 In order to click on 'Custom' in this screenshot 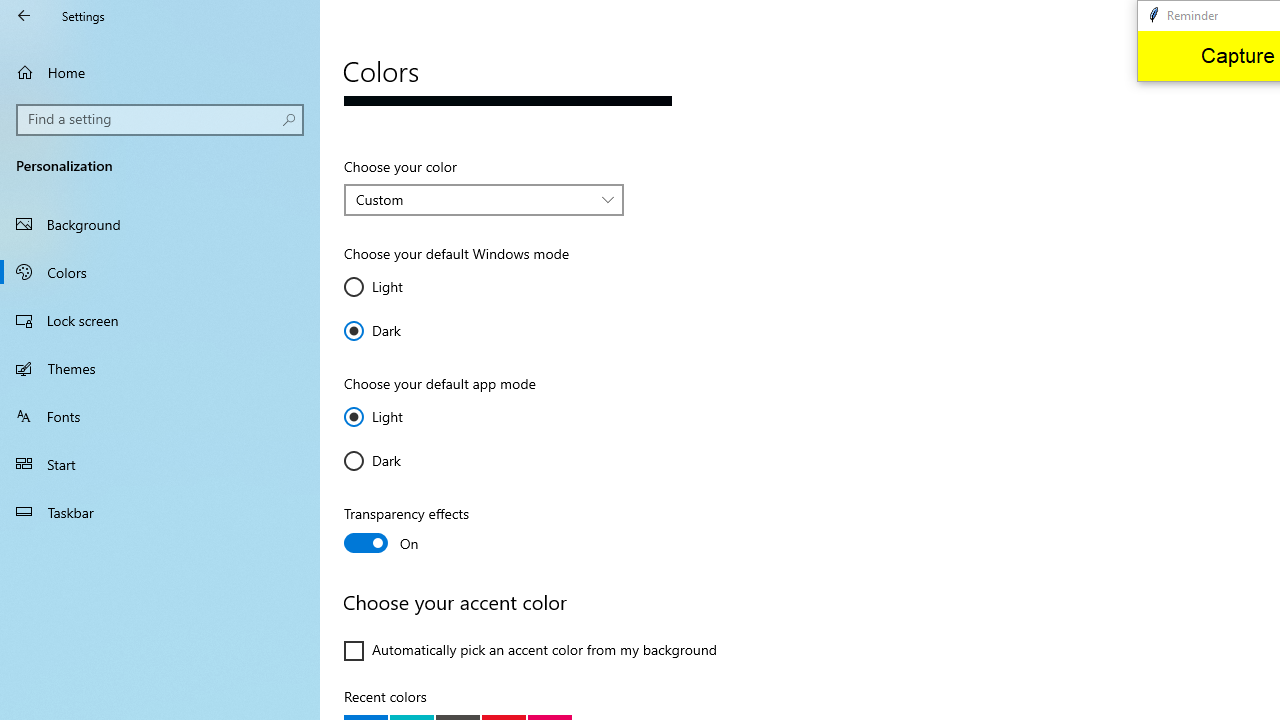, I will do `click(472, 199)`.